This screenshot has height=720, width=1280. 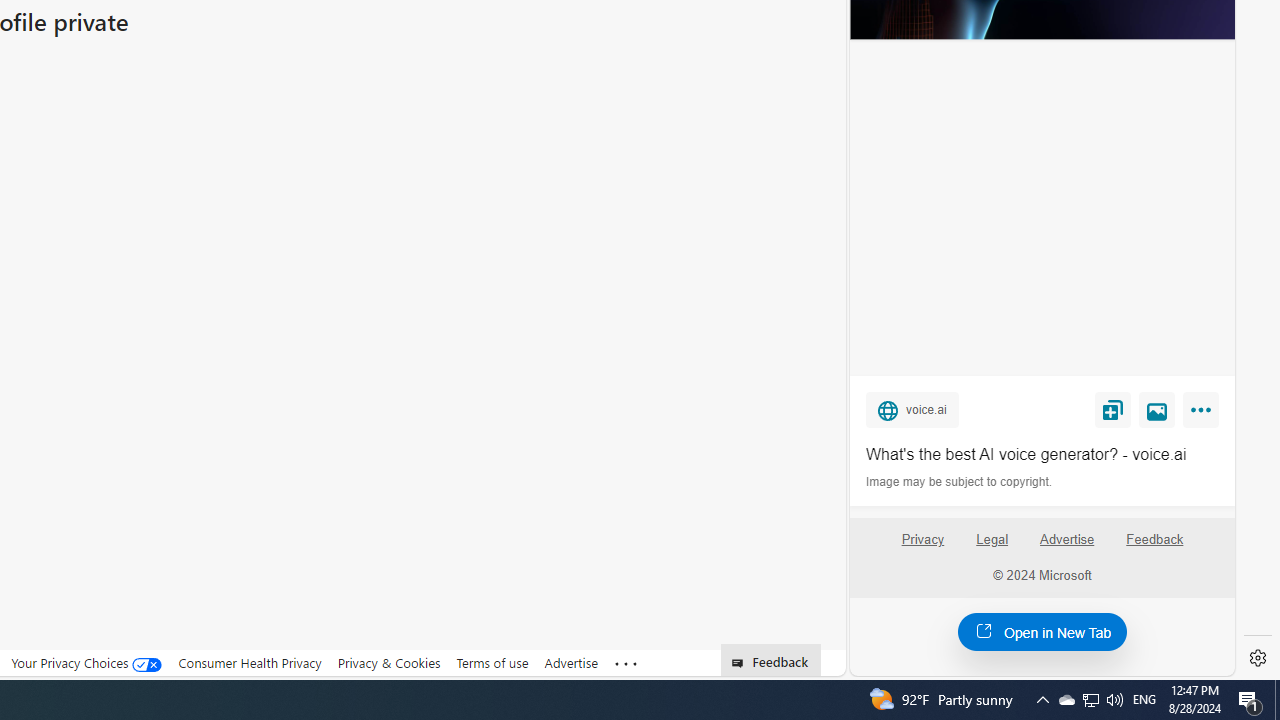 What do you see at coordinates (1155, 547) in the screenshot?
I see `'Feedback'` at bounding box center [1155, 547].